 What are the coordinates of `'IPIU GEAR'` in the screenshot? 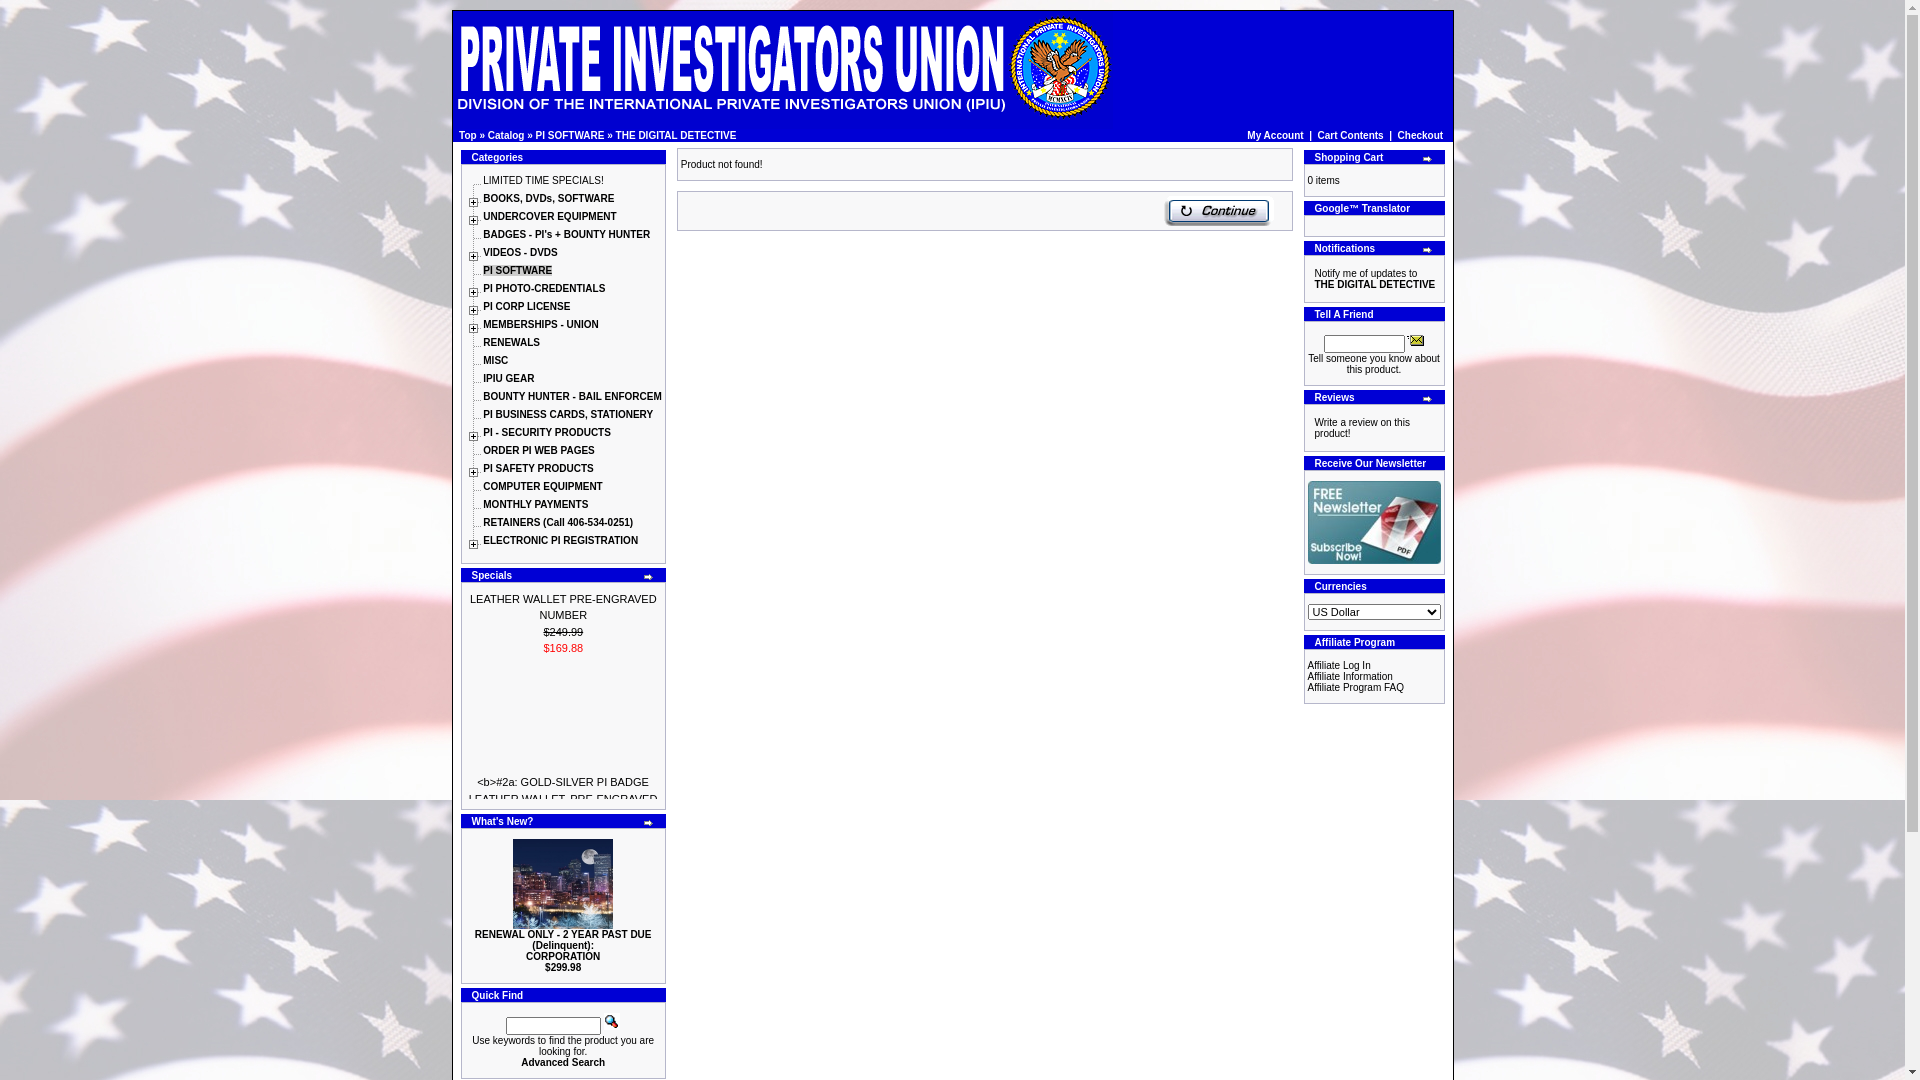 It's located at (483, 378).